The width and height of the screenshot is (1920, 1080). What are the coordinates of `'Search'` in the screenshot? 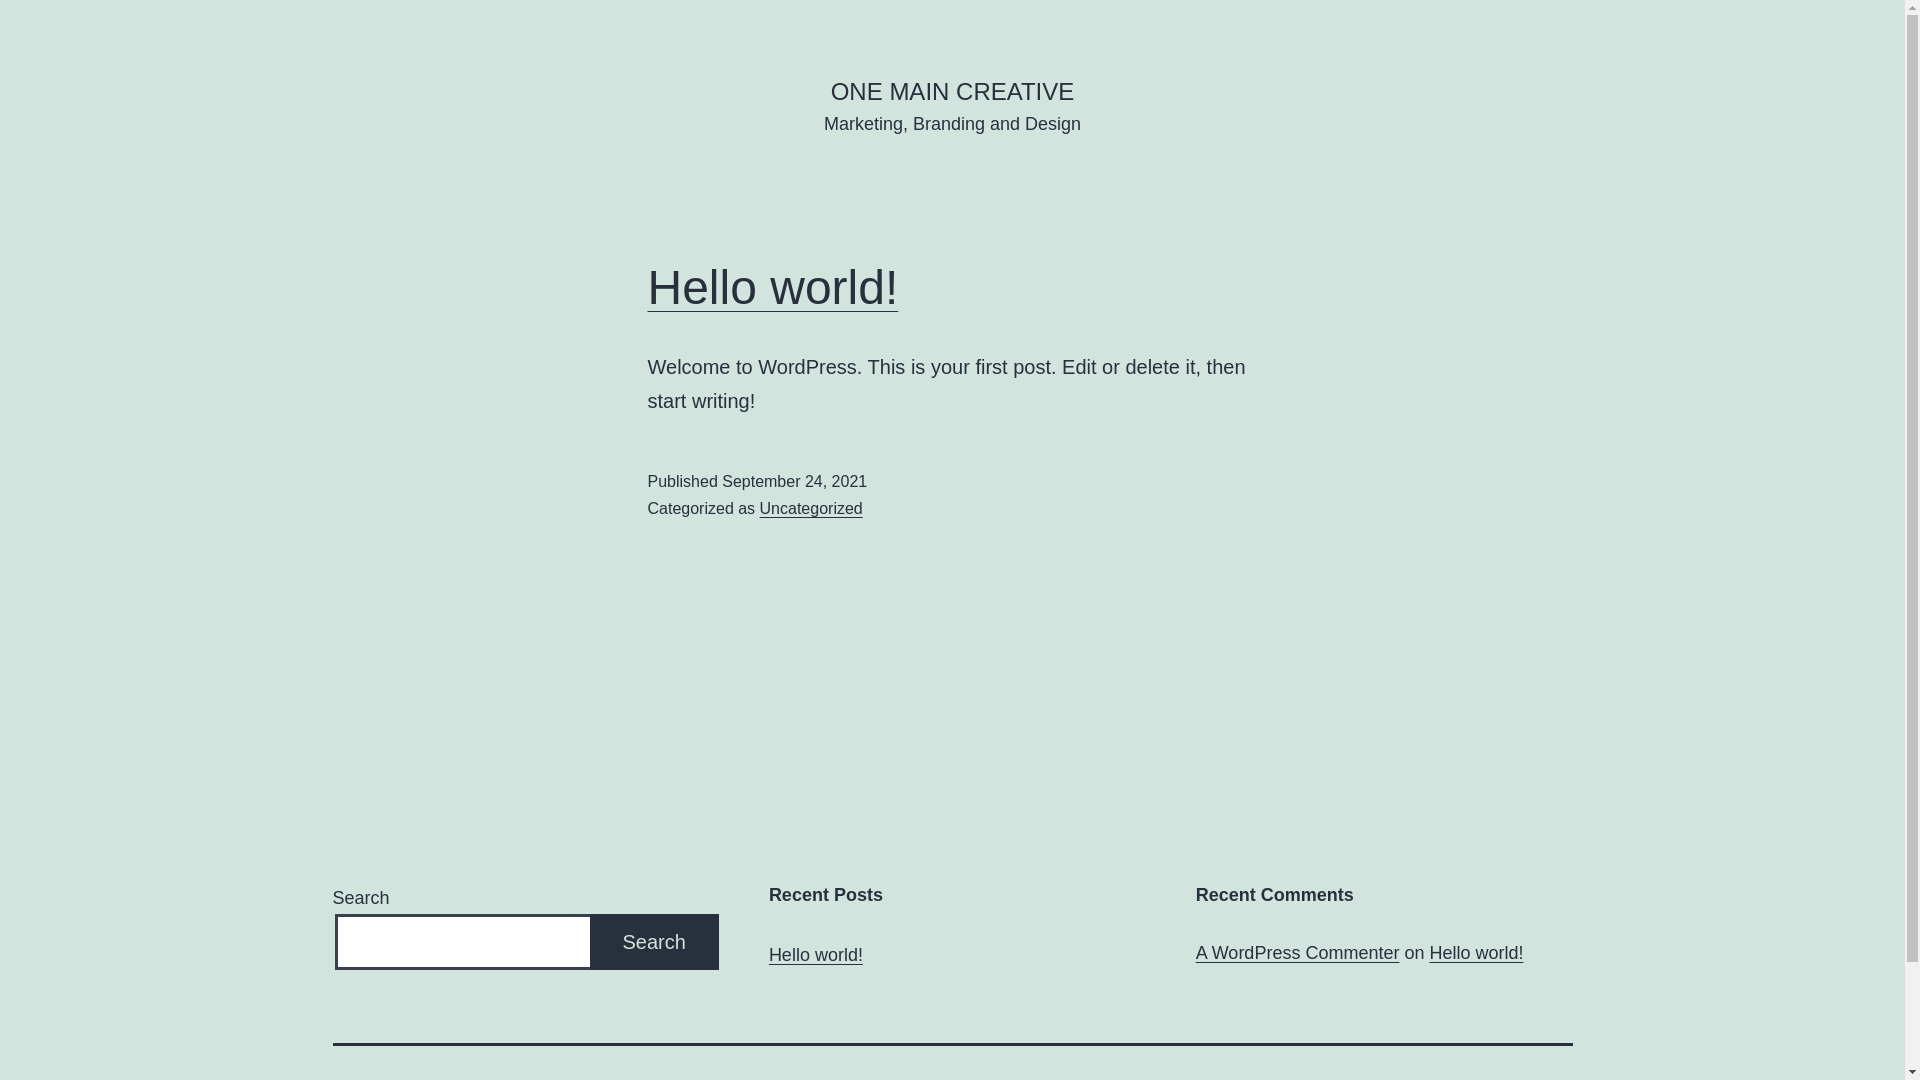 It's located at (654, 942).